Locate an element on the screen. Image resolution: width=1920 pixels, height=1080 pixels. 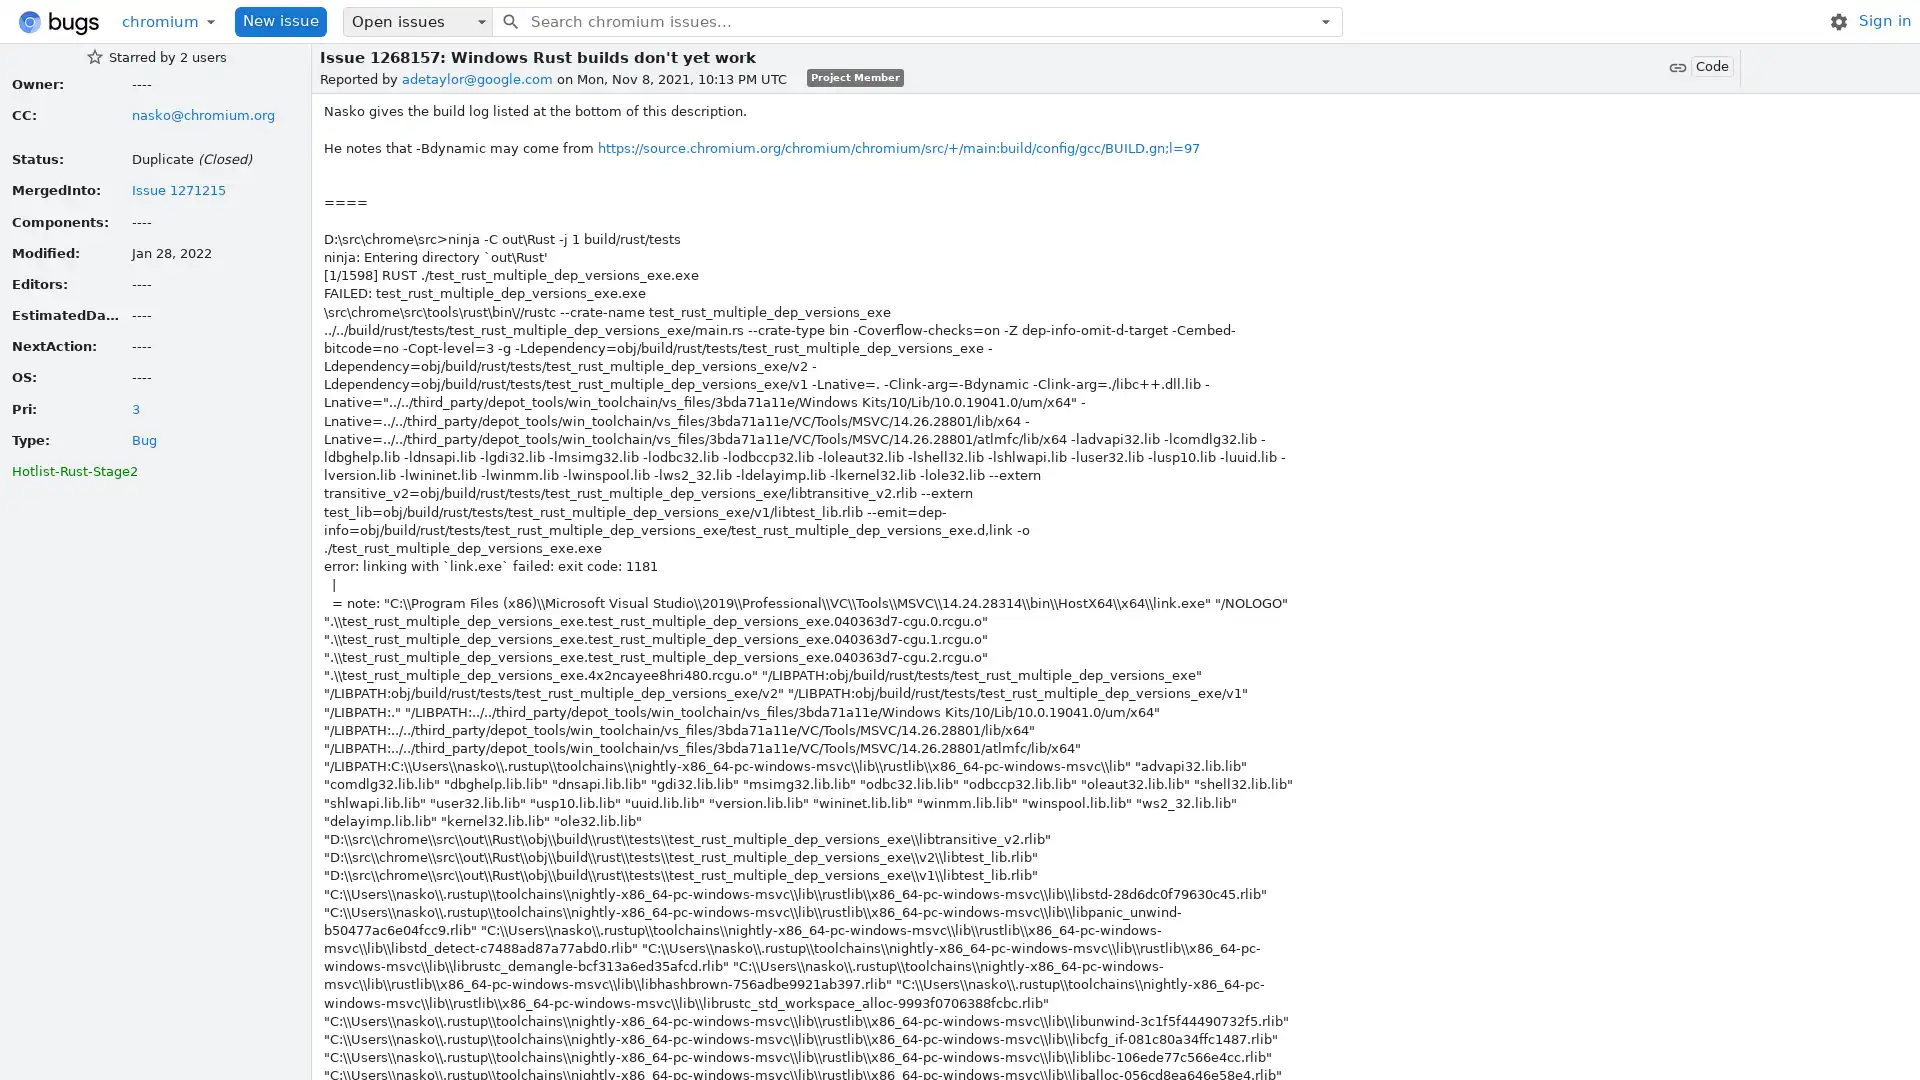
search is located at coordinates (509, 20).